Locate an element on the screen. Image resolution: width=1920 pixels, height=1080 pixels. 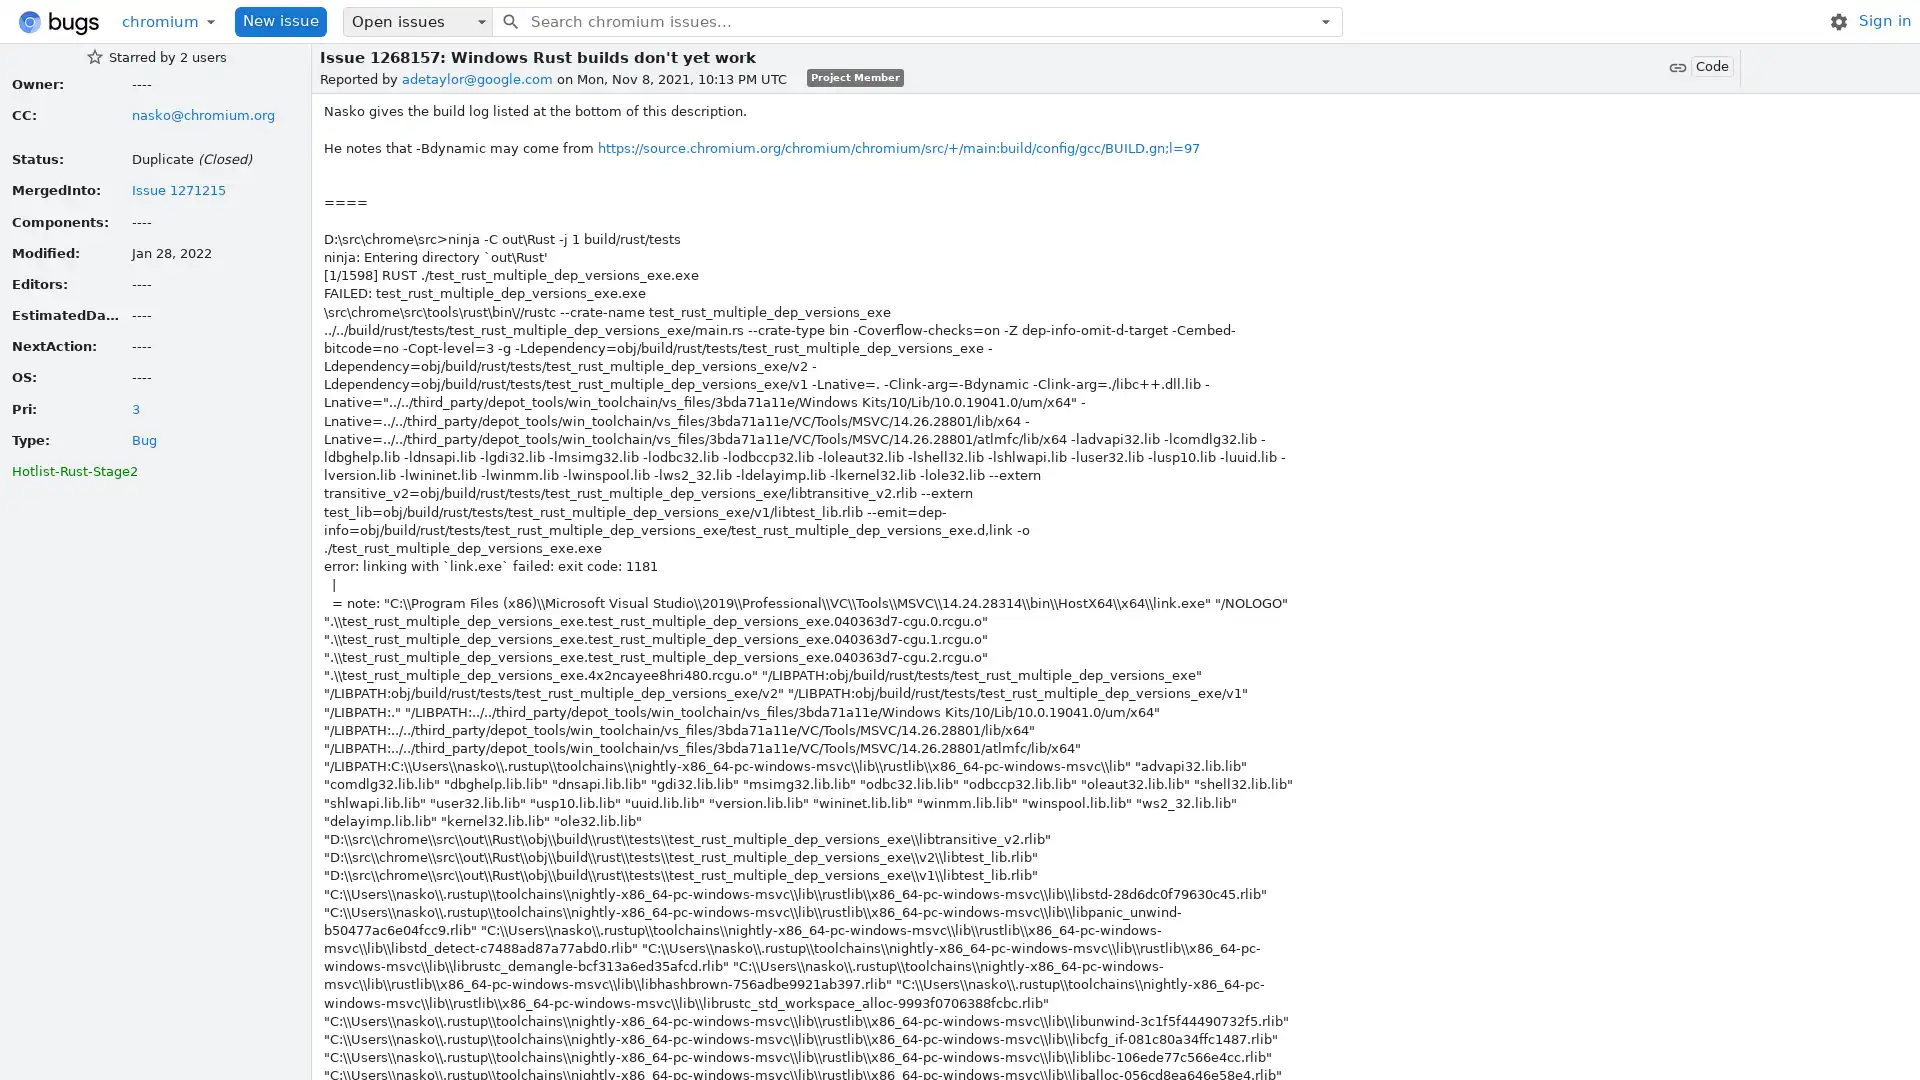
search is located at coordinates (509, 20).